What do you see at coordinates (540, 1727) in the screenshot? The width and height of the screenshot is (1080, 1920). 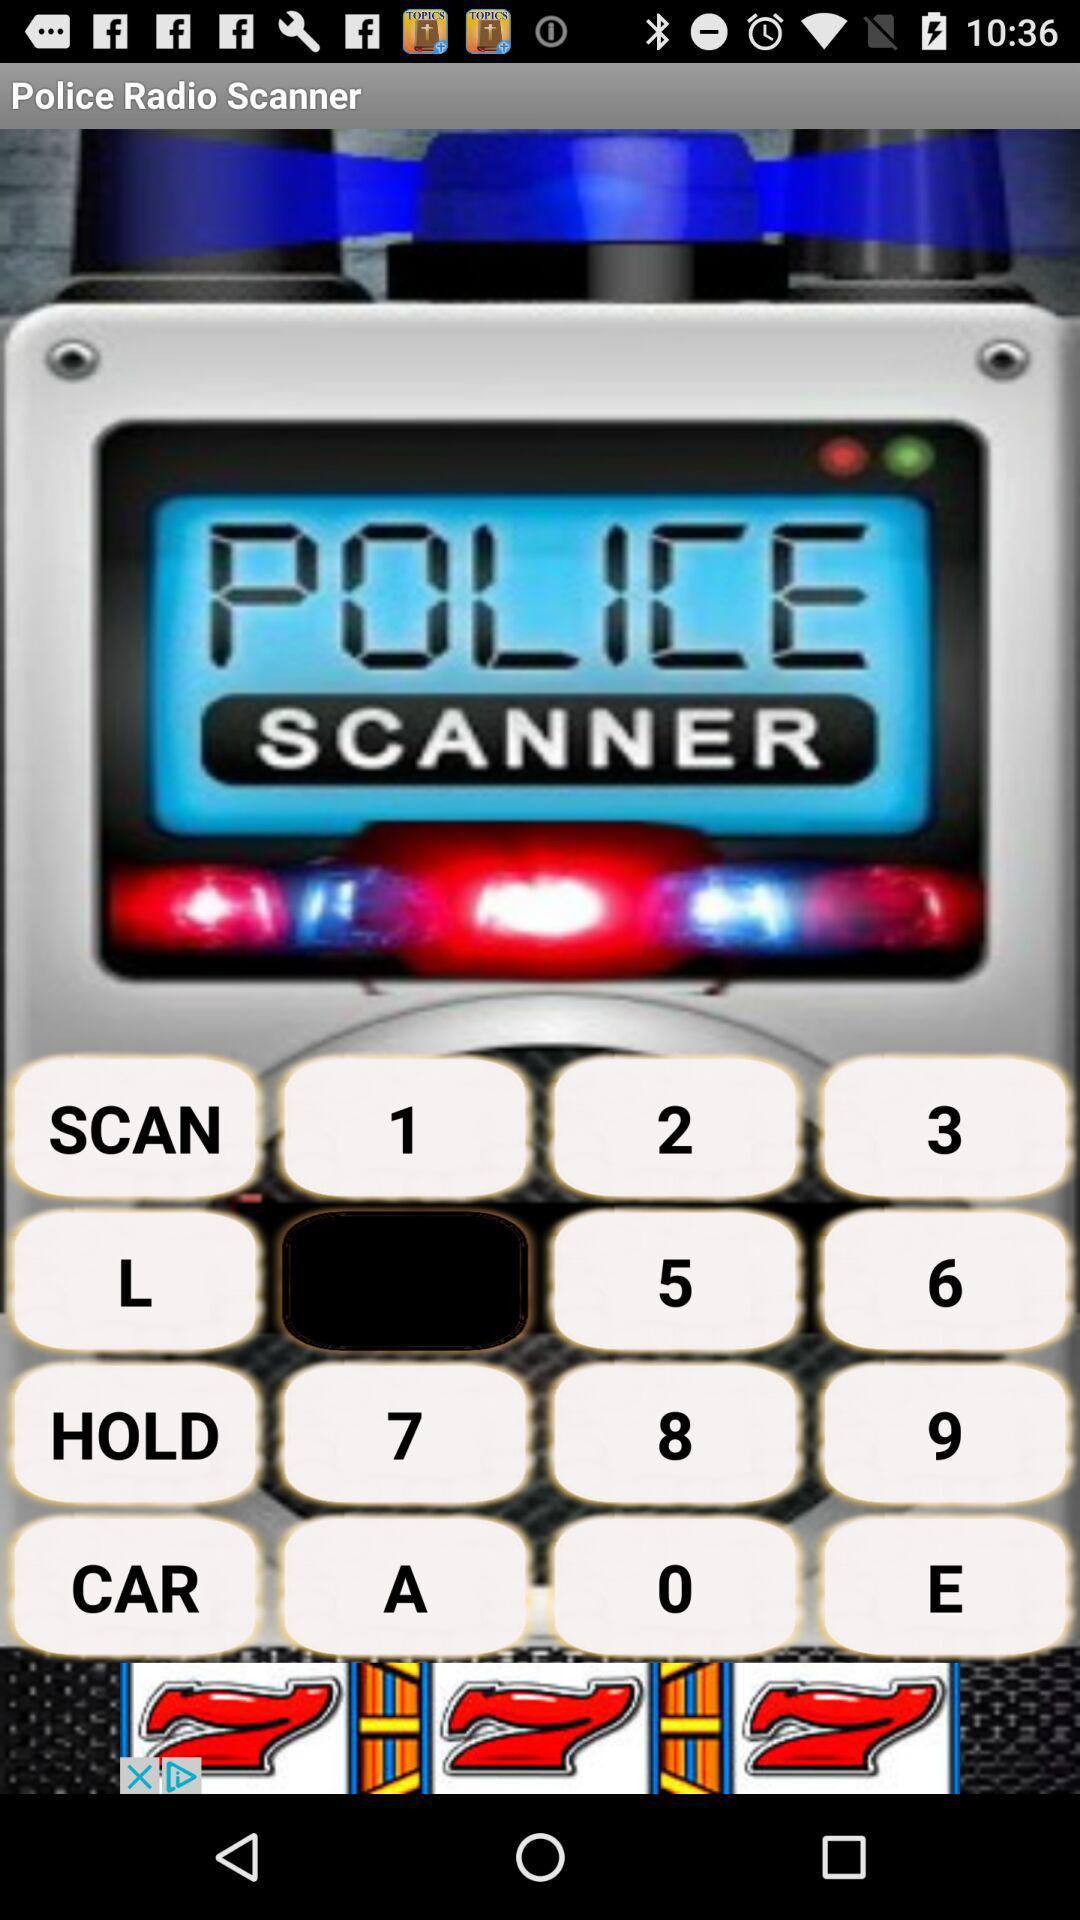 I see `advertisement` at bounding box center [540, 1727].